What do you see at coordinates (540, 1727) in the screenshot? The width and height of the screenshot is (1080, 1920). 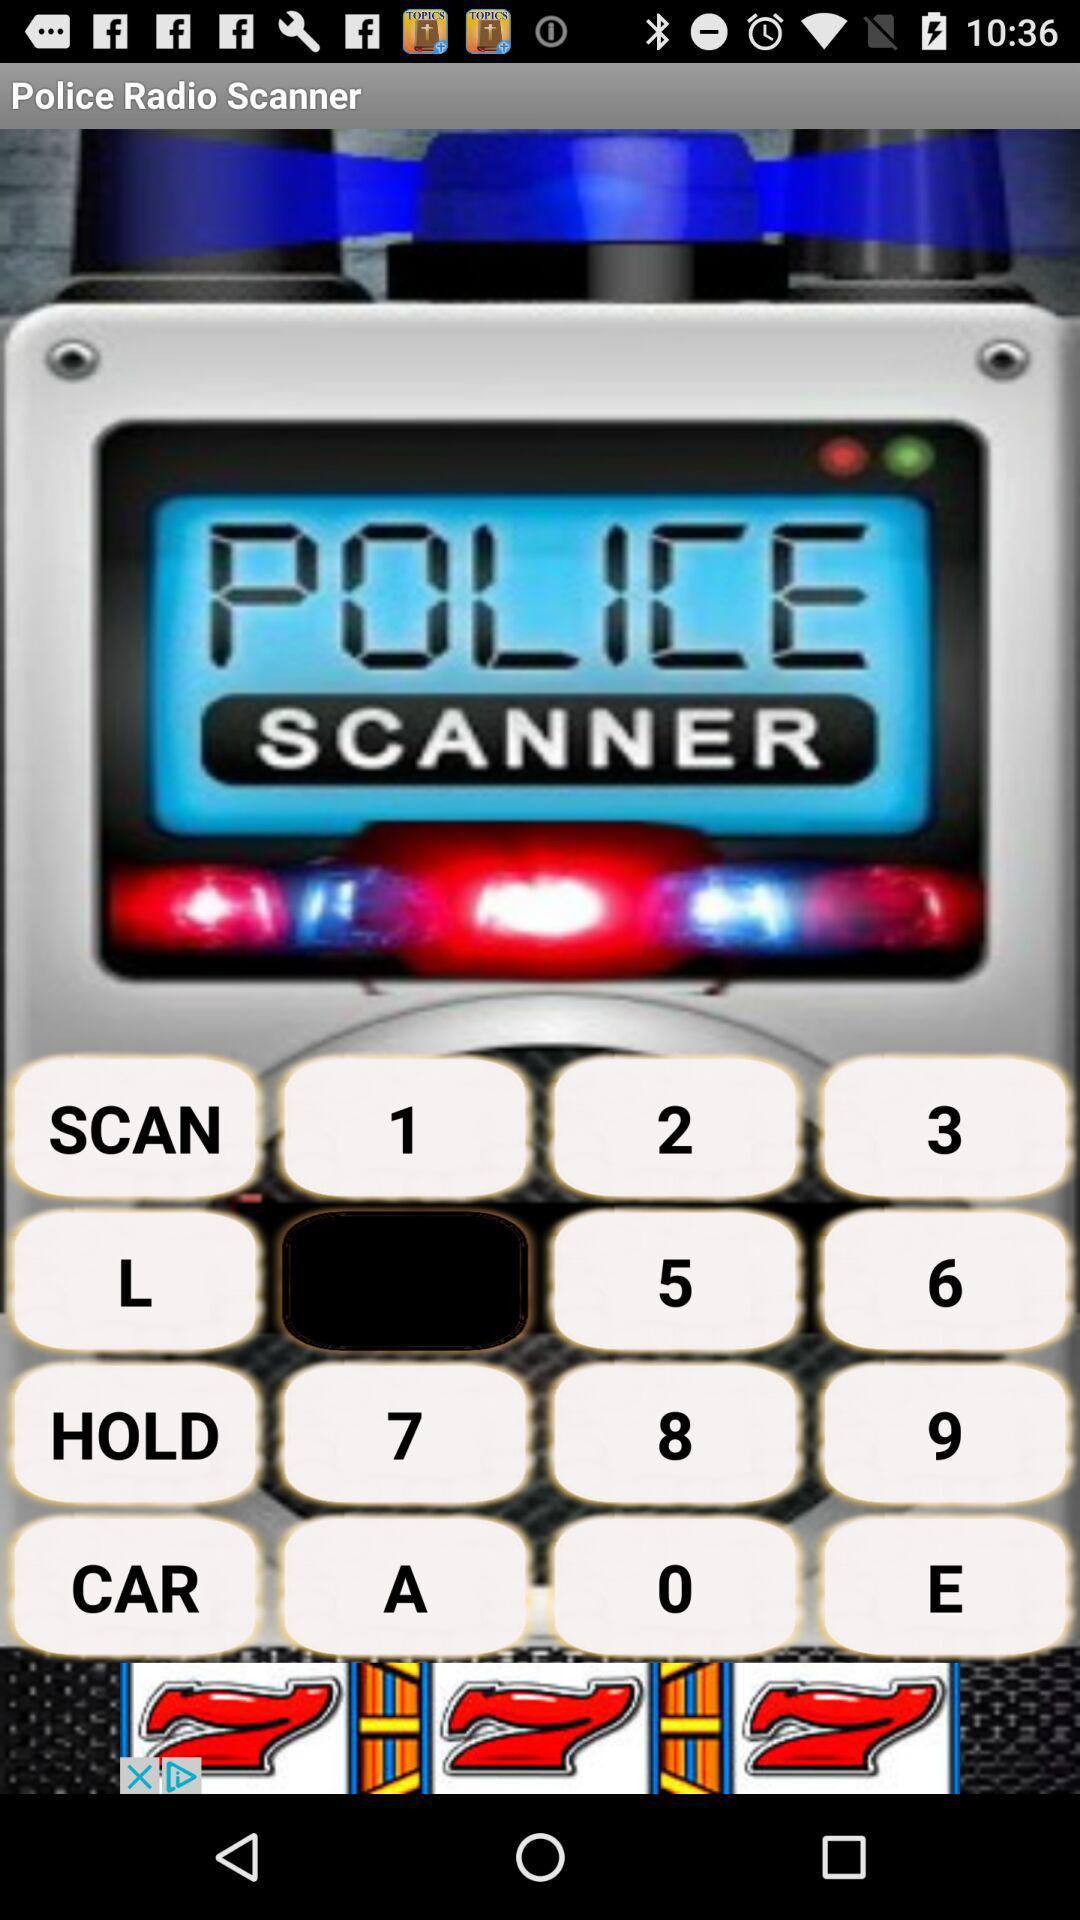 I see `advertisement` at bounding box center [540, 1727].